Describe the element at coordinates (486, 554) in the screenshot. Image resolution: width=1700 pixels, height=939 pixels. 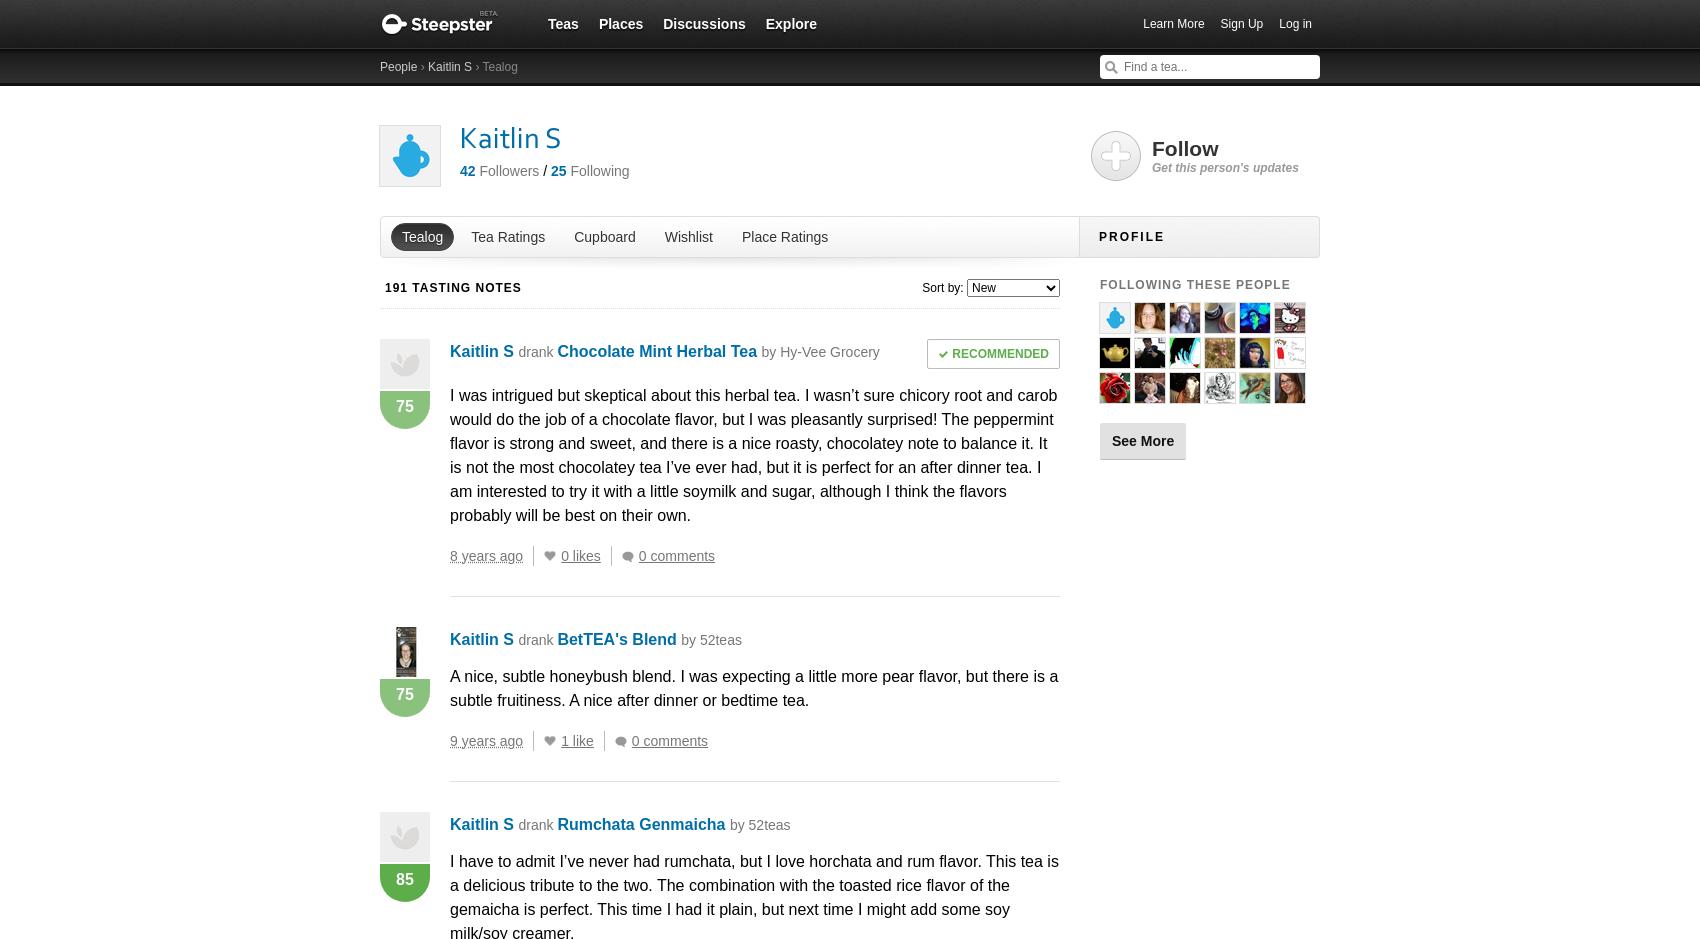
I see `'8 years ago'` at that location.